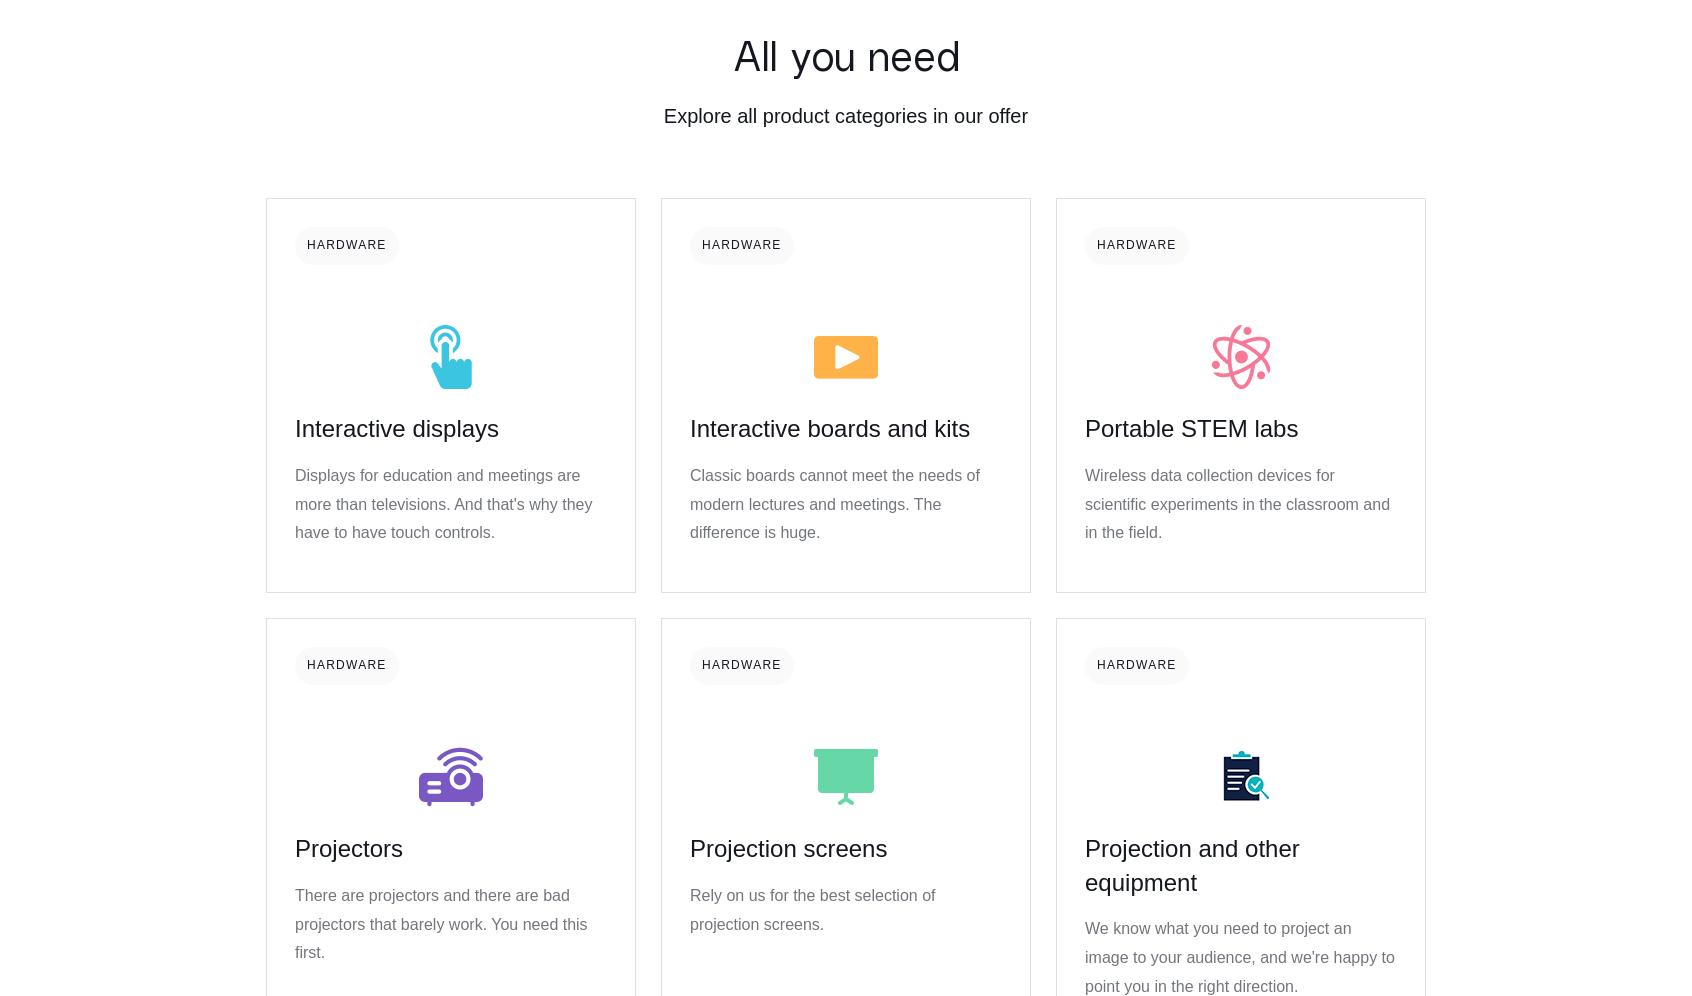  What do you see at coordinates (689, 428) in the screenshot?
I see `'Interactive boards and kits'` at bounding box center [689, 428].